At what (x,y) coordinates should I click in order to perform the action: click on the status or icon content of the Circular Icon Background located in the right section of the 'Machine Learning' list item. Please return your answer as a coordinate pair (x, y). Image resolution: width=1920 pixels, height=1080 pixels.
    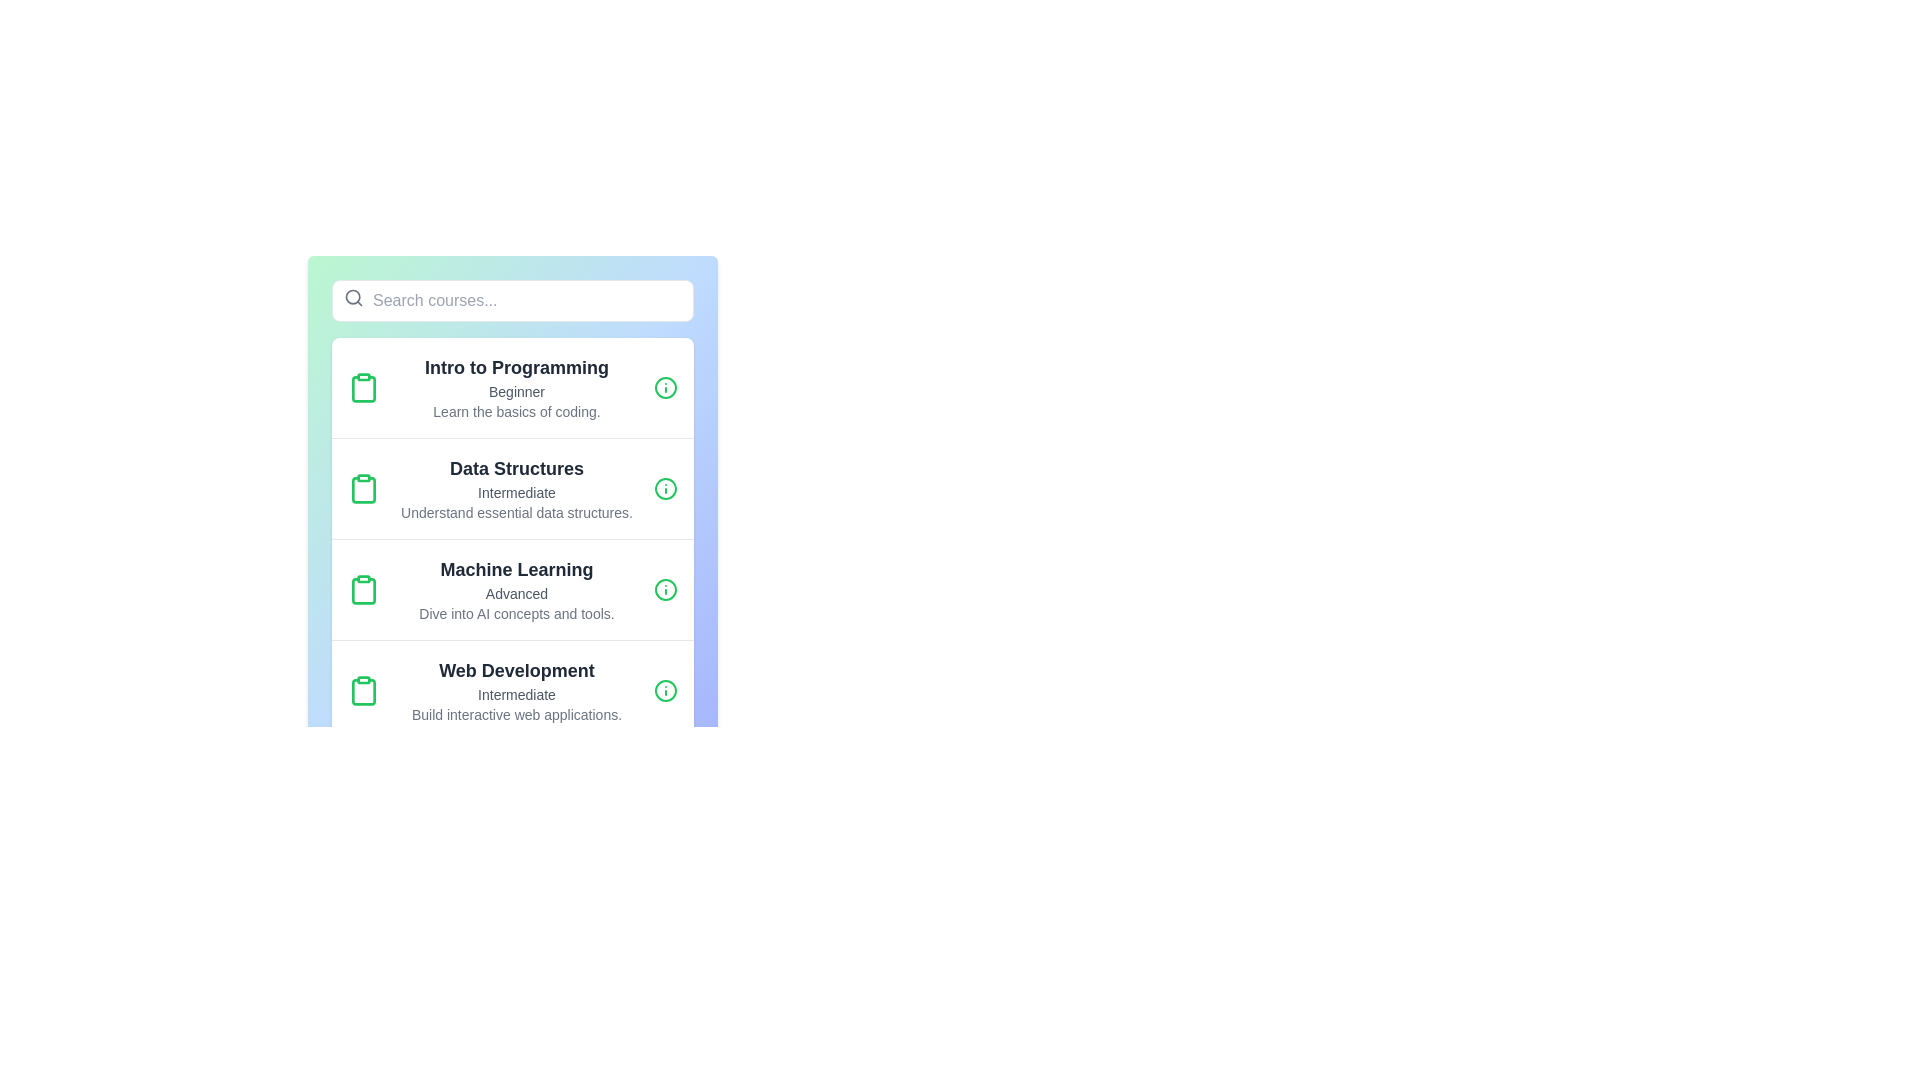
    Looking at the image, I should click on (666, 589).